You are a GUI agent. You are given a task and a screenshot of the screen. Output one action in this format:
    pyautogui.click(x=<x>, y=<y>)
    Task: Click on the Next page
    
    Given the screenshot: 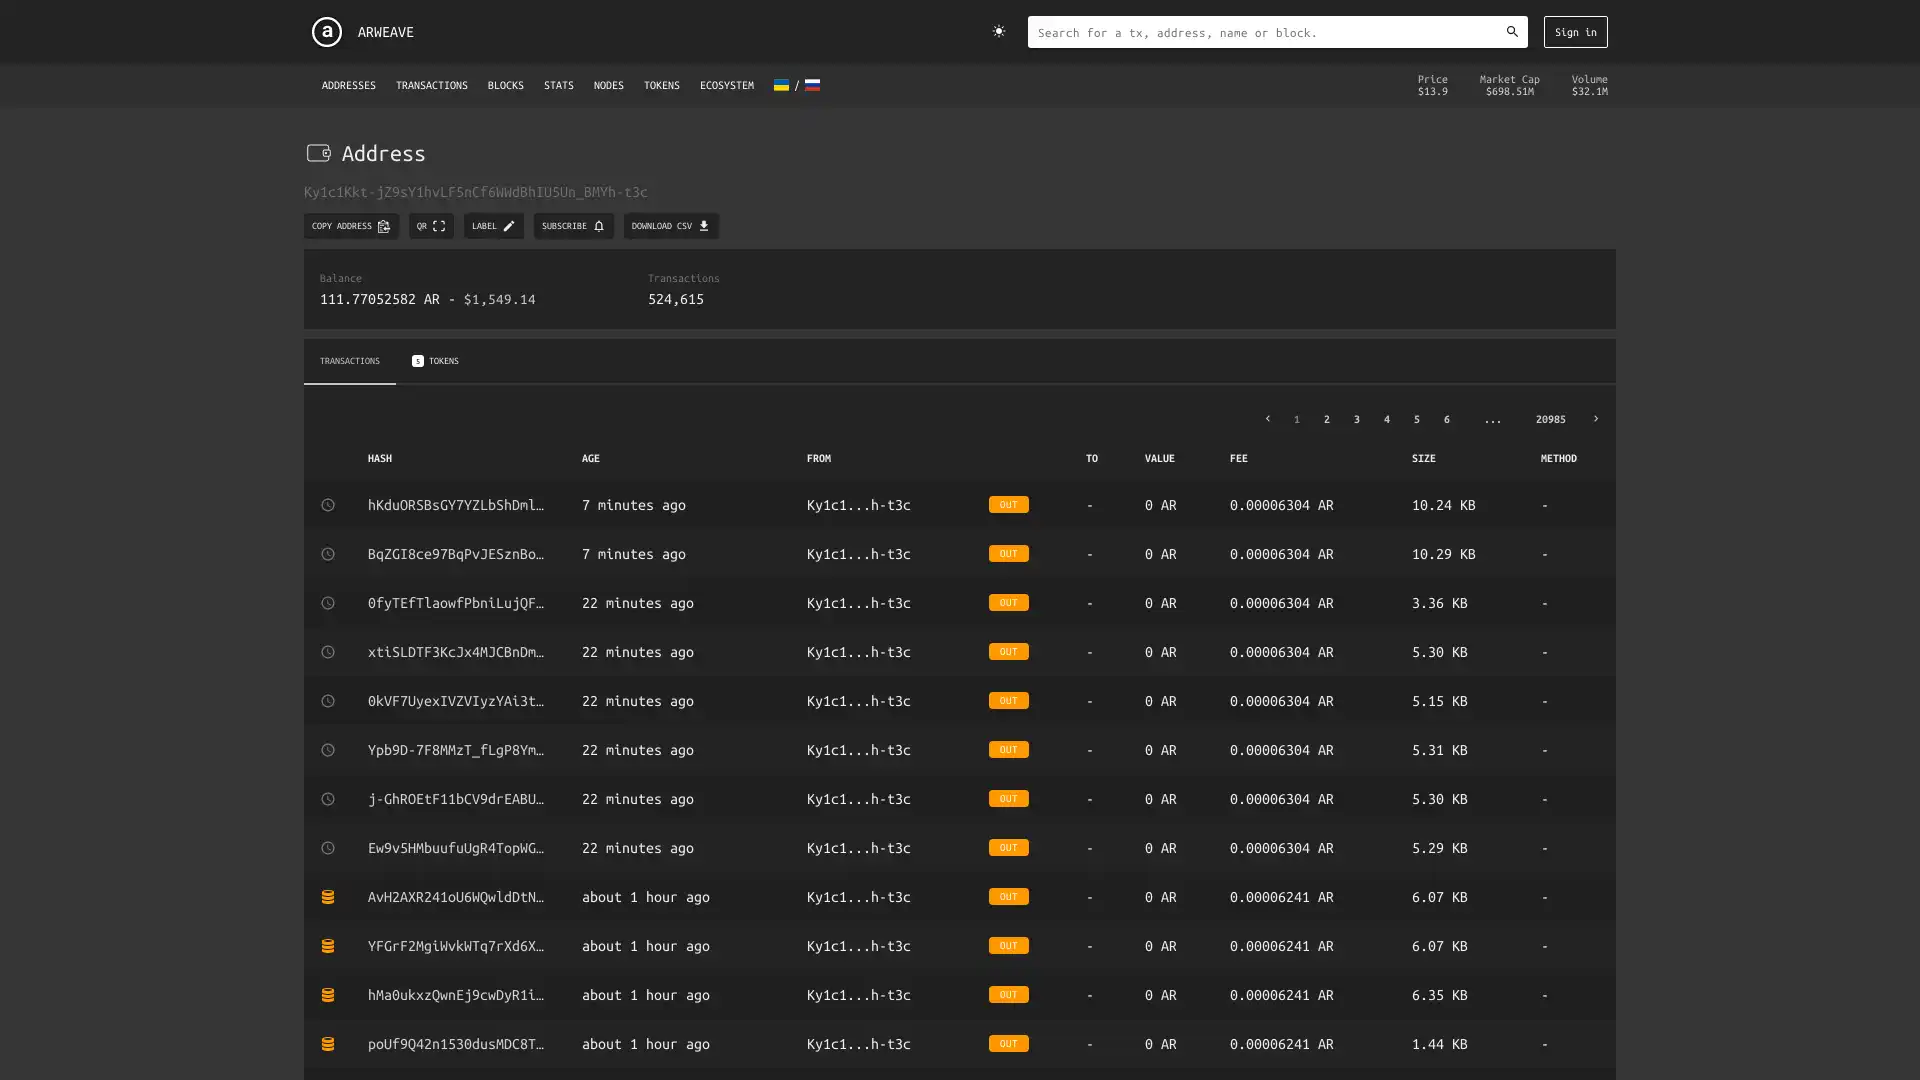 What is the action you would take?
    pyautogui.click(x=1594, y=416)
    